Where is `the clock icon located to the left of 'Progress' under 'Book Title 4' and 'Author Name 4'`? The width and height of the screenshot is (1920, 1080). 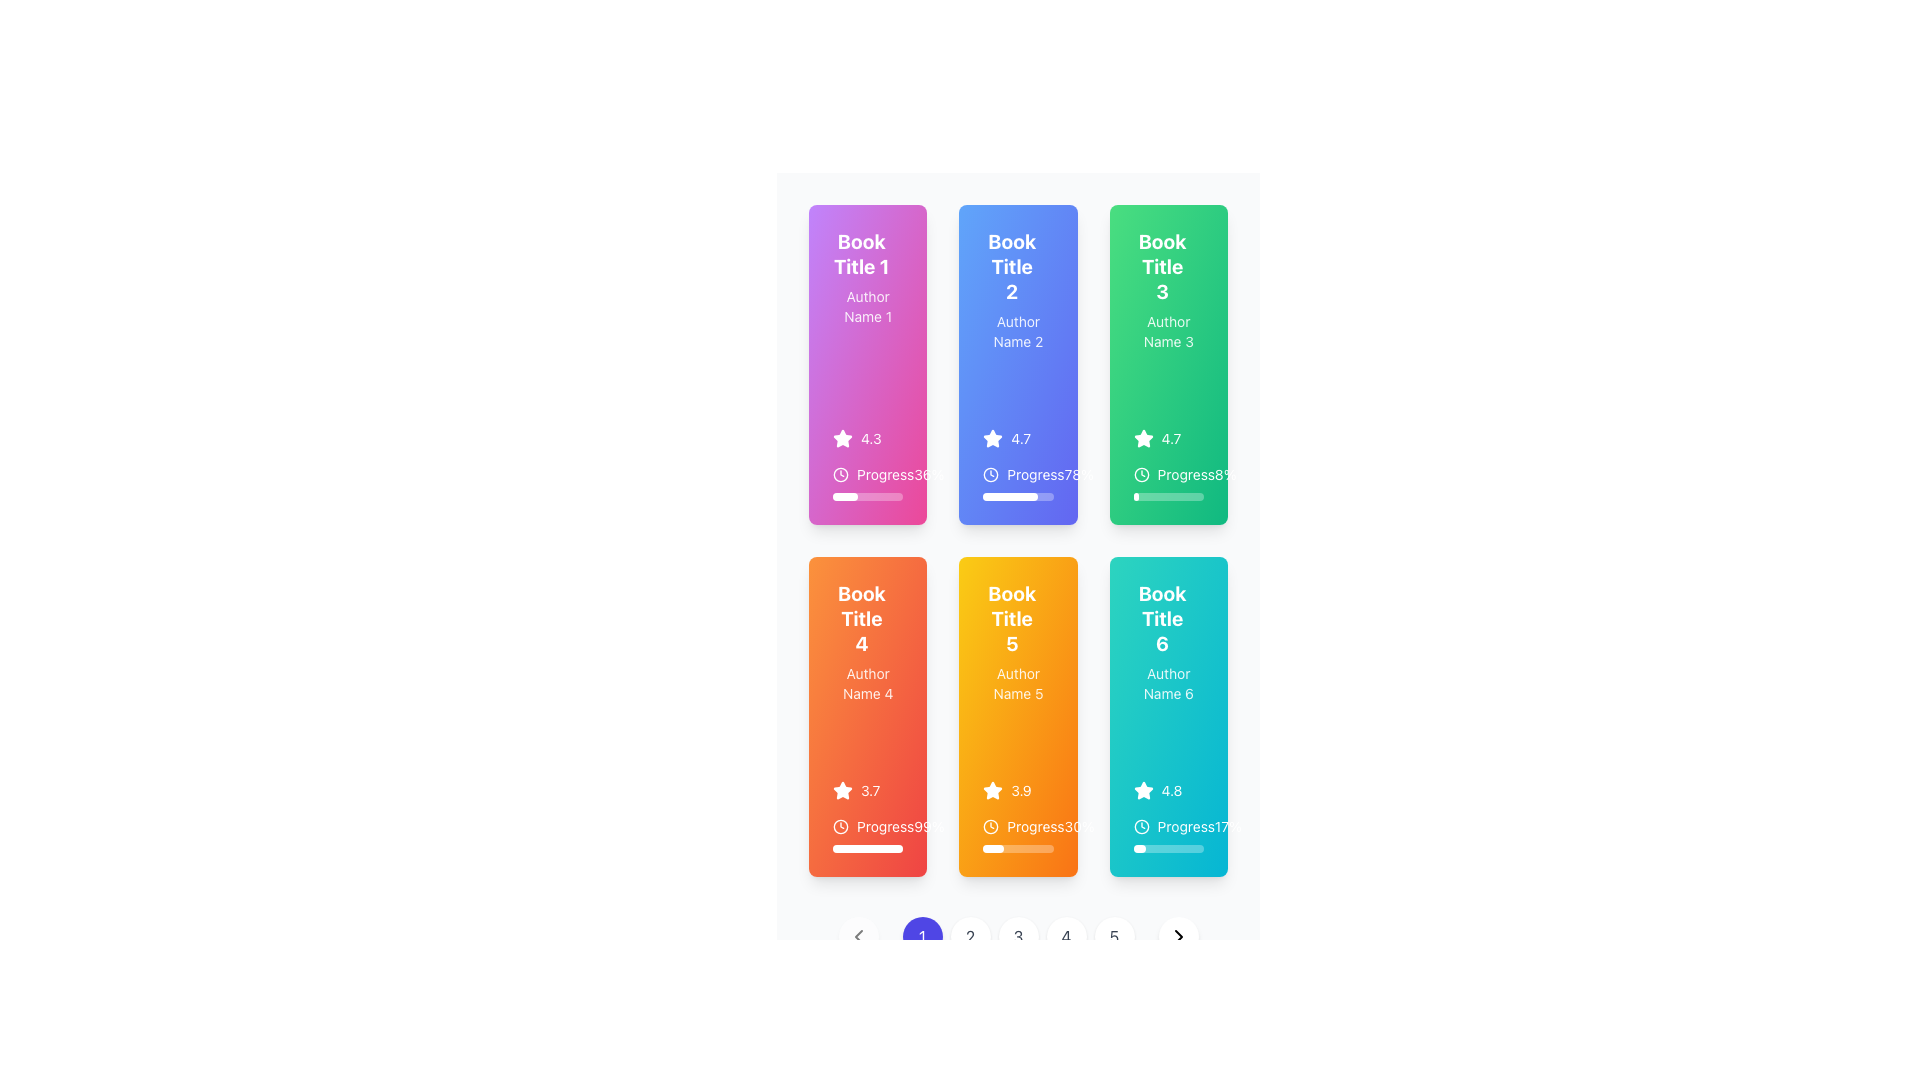
the clock icon located to the left of 'Progress' under 'Book Title 4' and 'Author Name 4' is located at coordinates (840, 826).